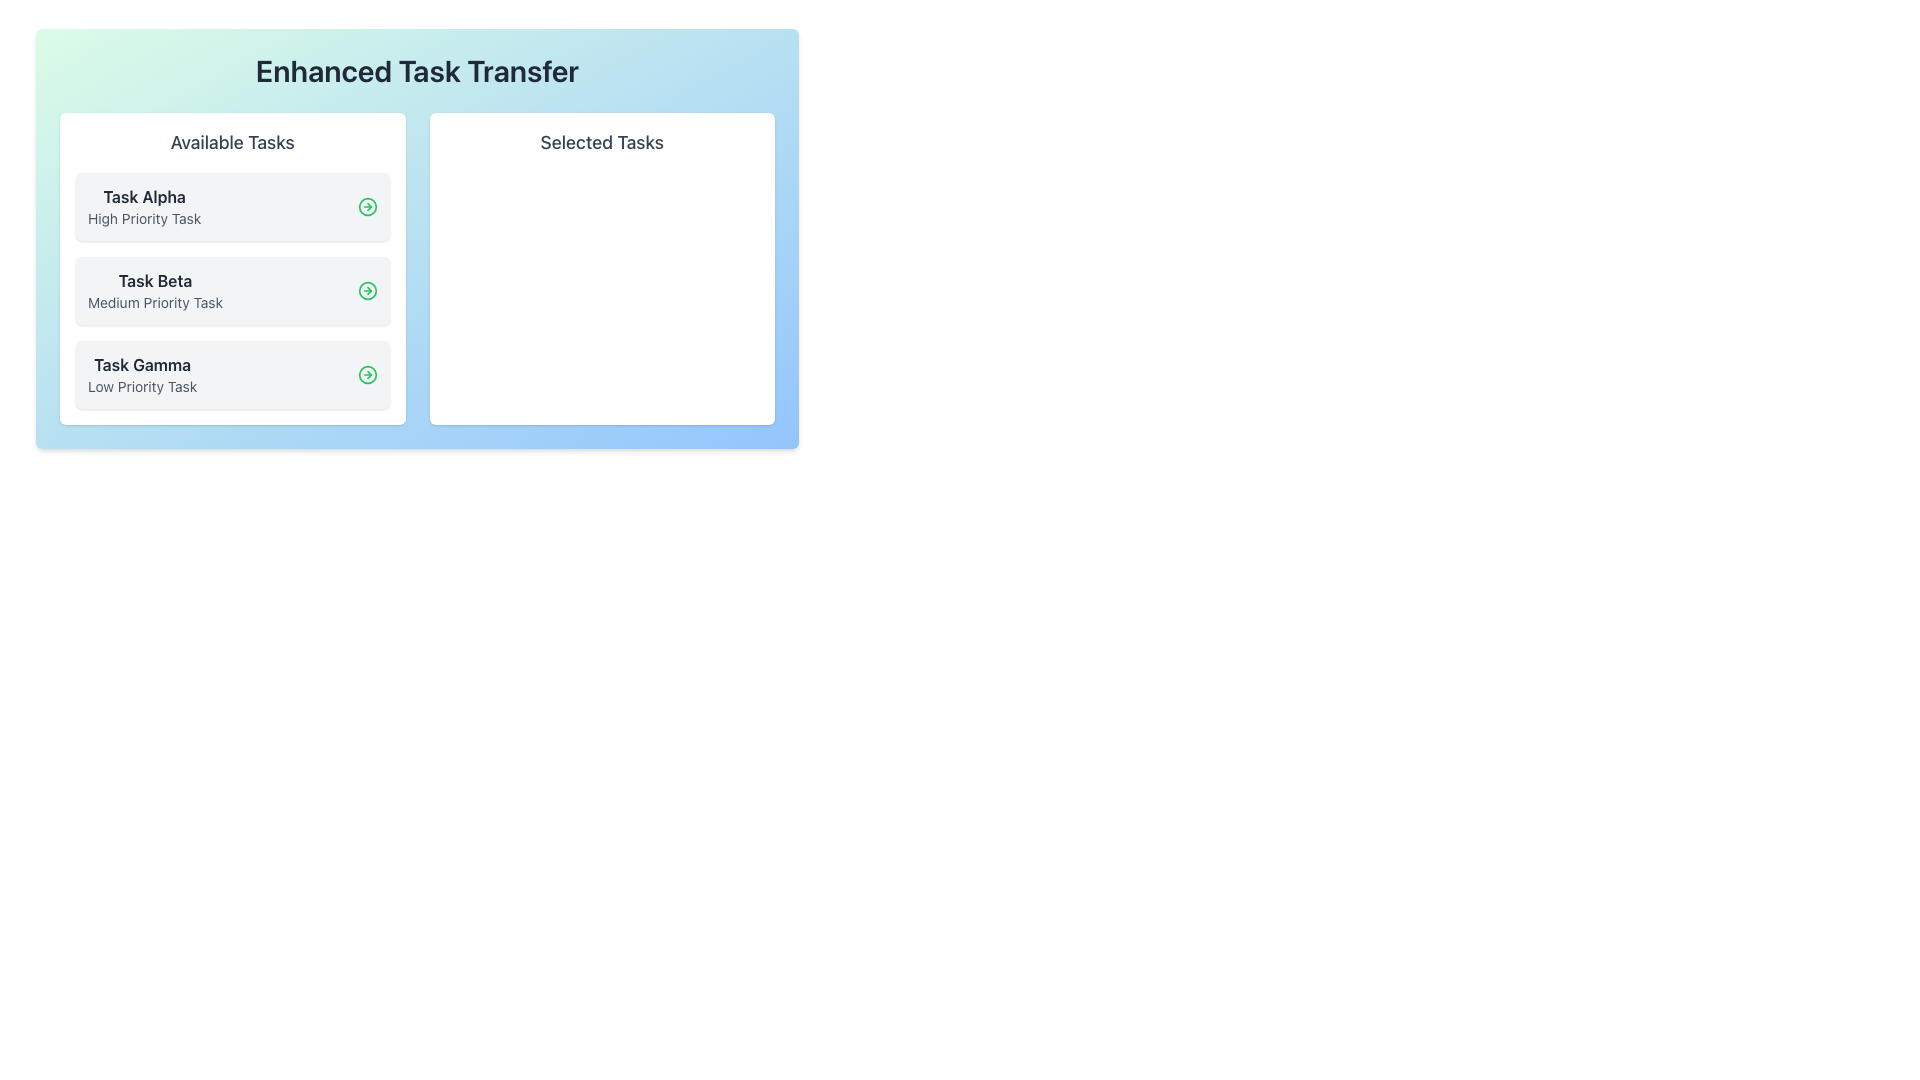 The image size is (1920, 1080). What do you see at coordinates (232, 290) in the screenshot?
I see `the task item labeled 'Task Beta', marked as 'Medium Priority Task', to mark or select the task` at bounding box center [232, 290].